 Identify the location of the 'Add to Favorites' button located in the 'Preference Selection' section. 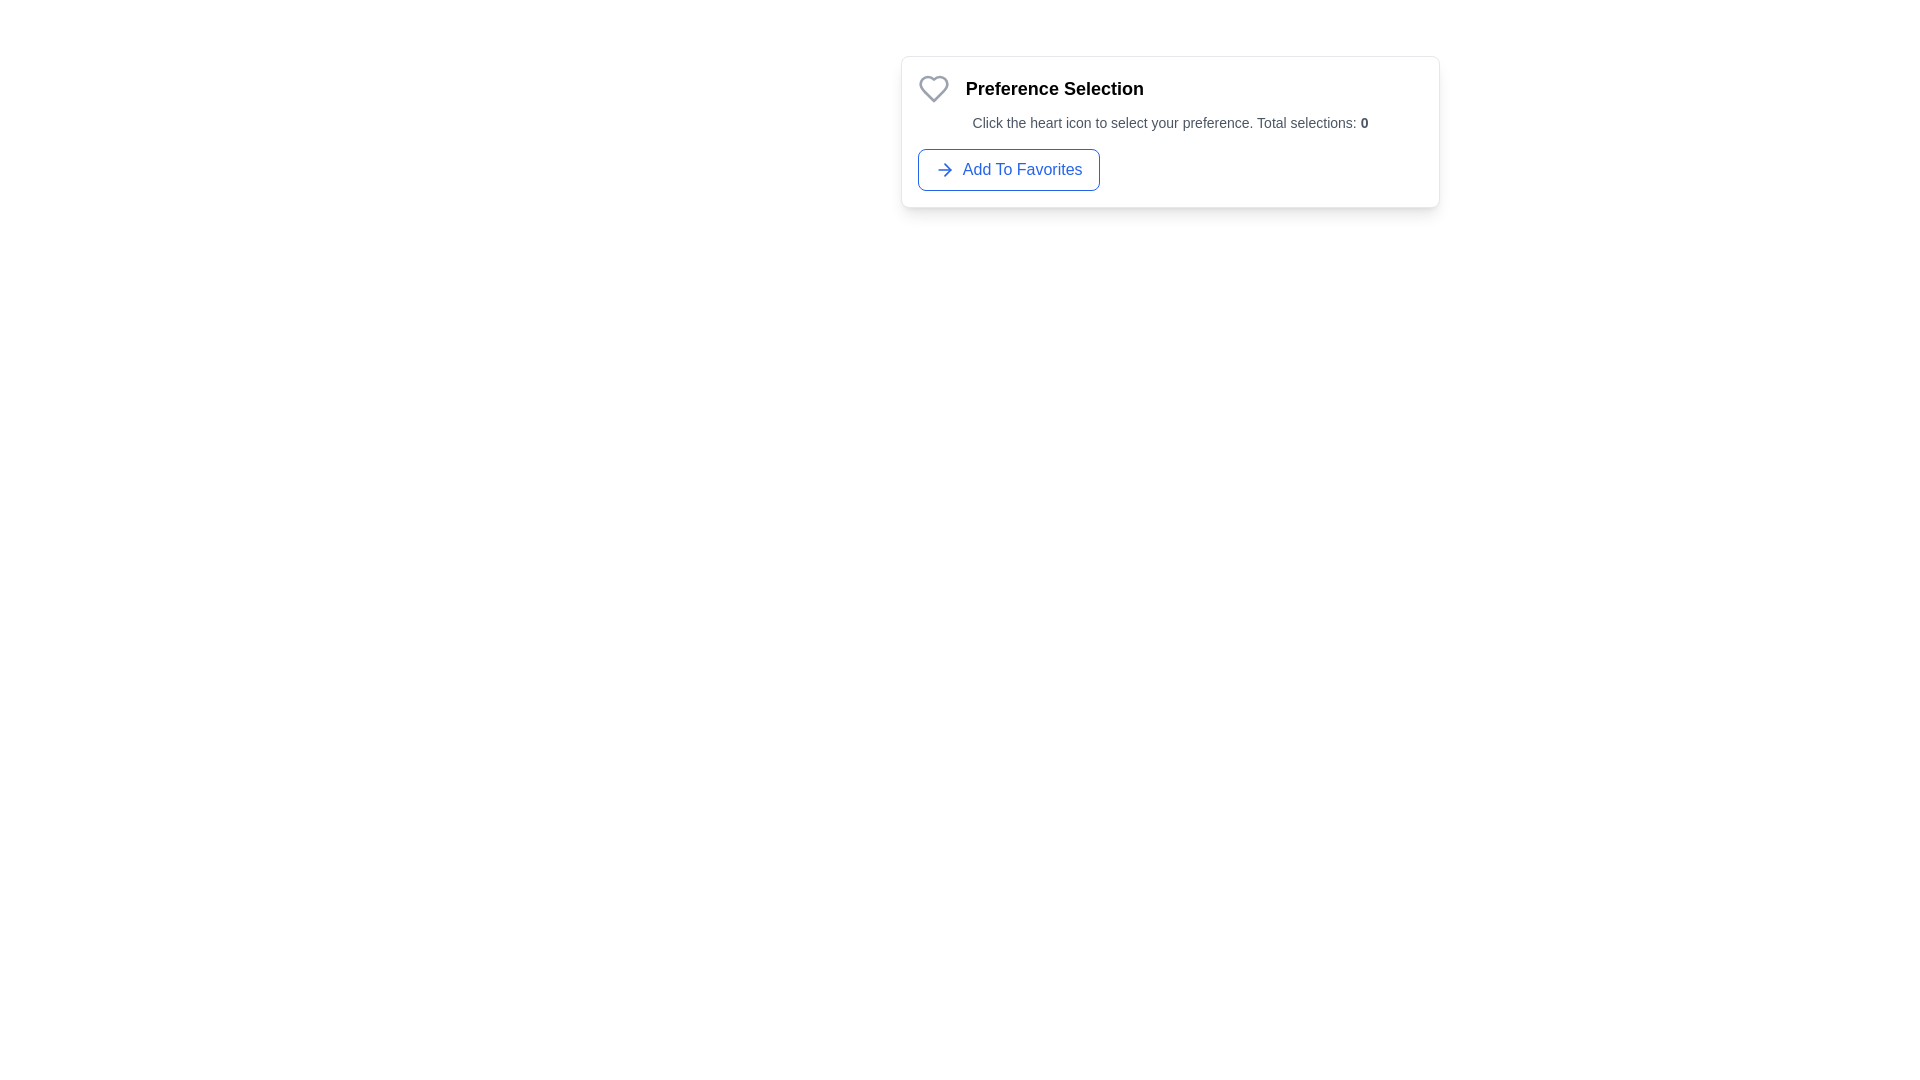
(1008, 168).